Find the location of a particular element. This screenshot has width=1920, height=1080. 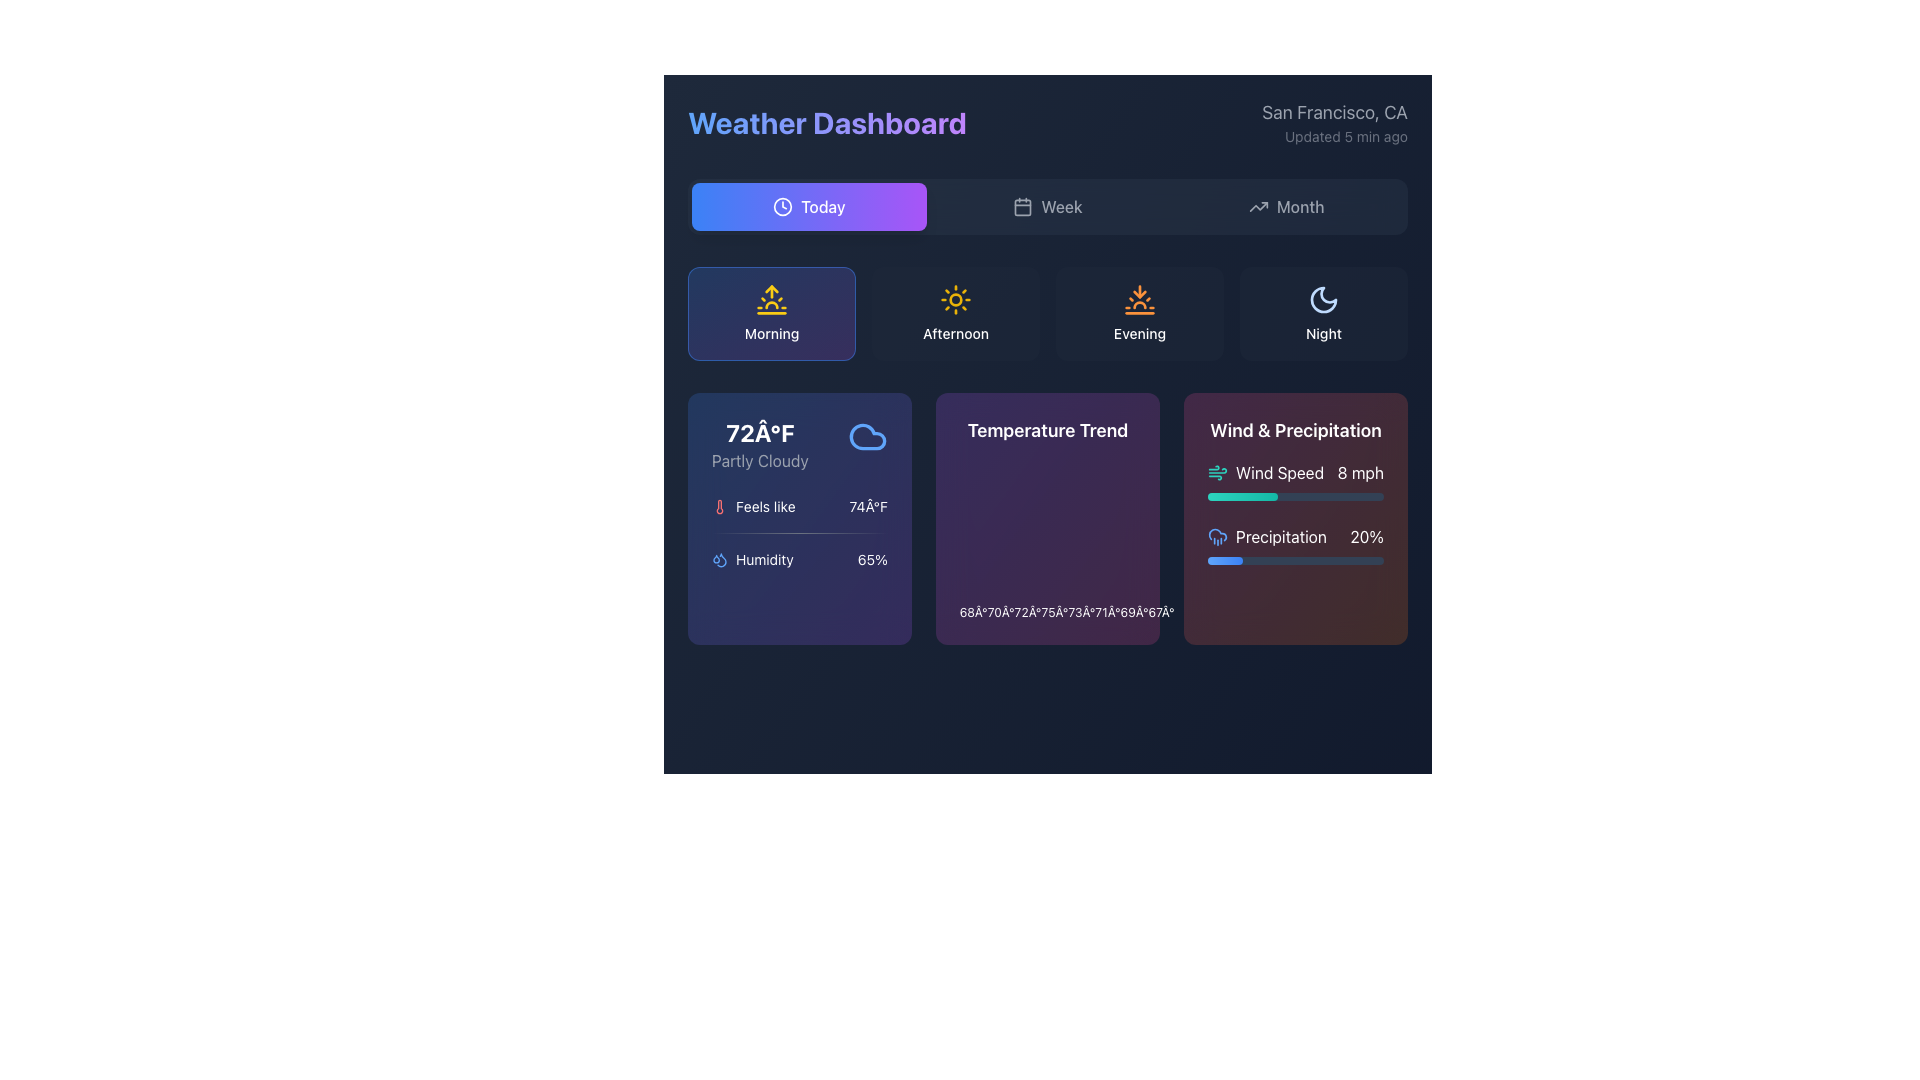

the 'Morning' selectable card is located at coordinates (771, 313).